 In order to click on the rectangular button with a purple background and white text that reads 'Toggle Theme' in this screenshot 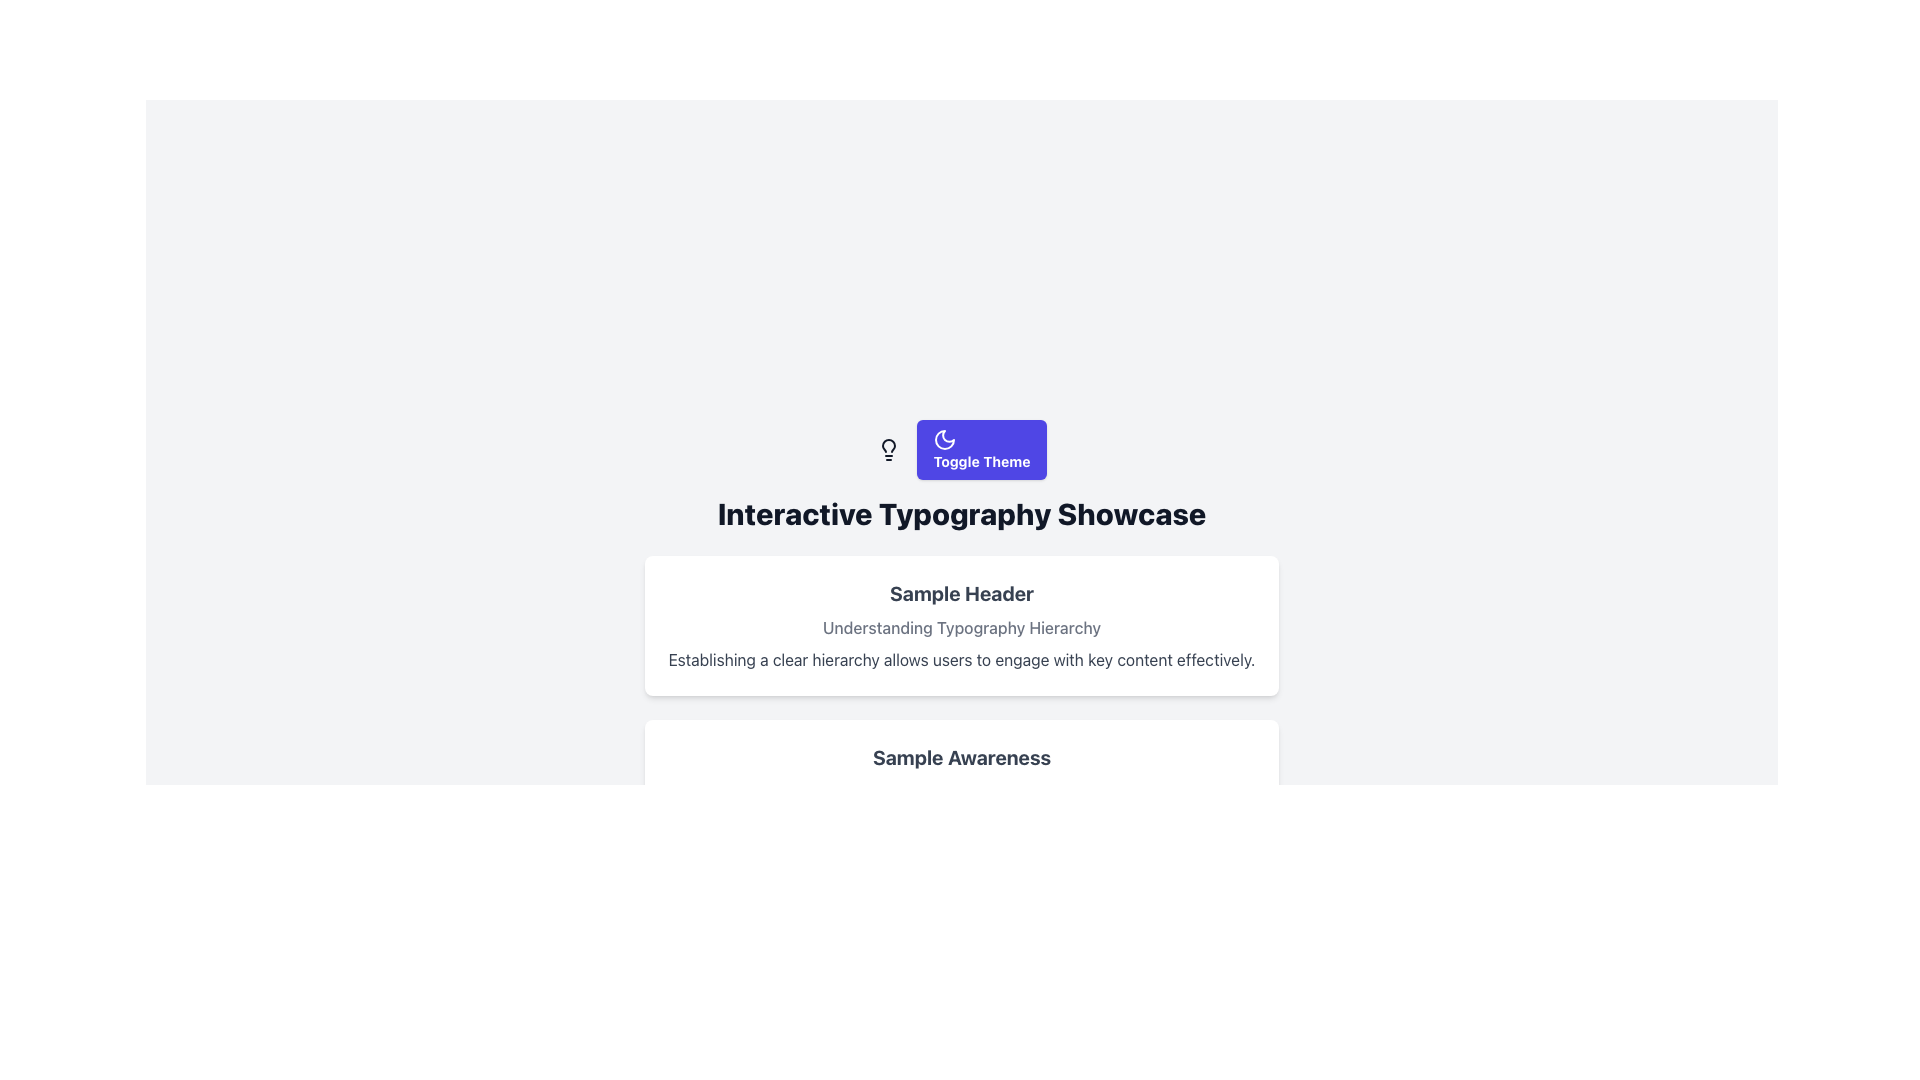, I will do `click(961, 450)`.